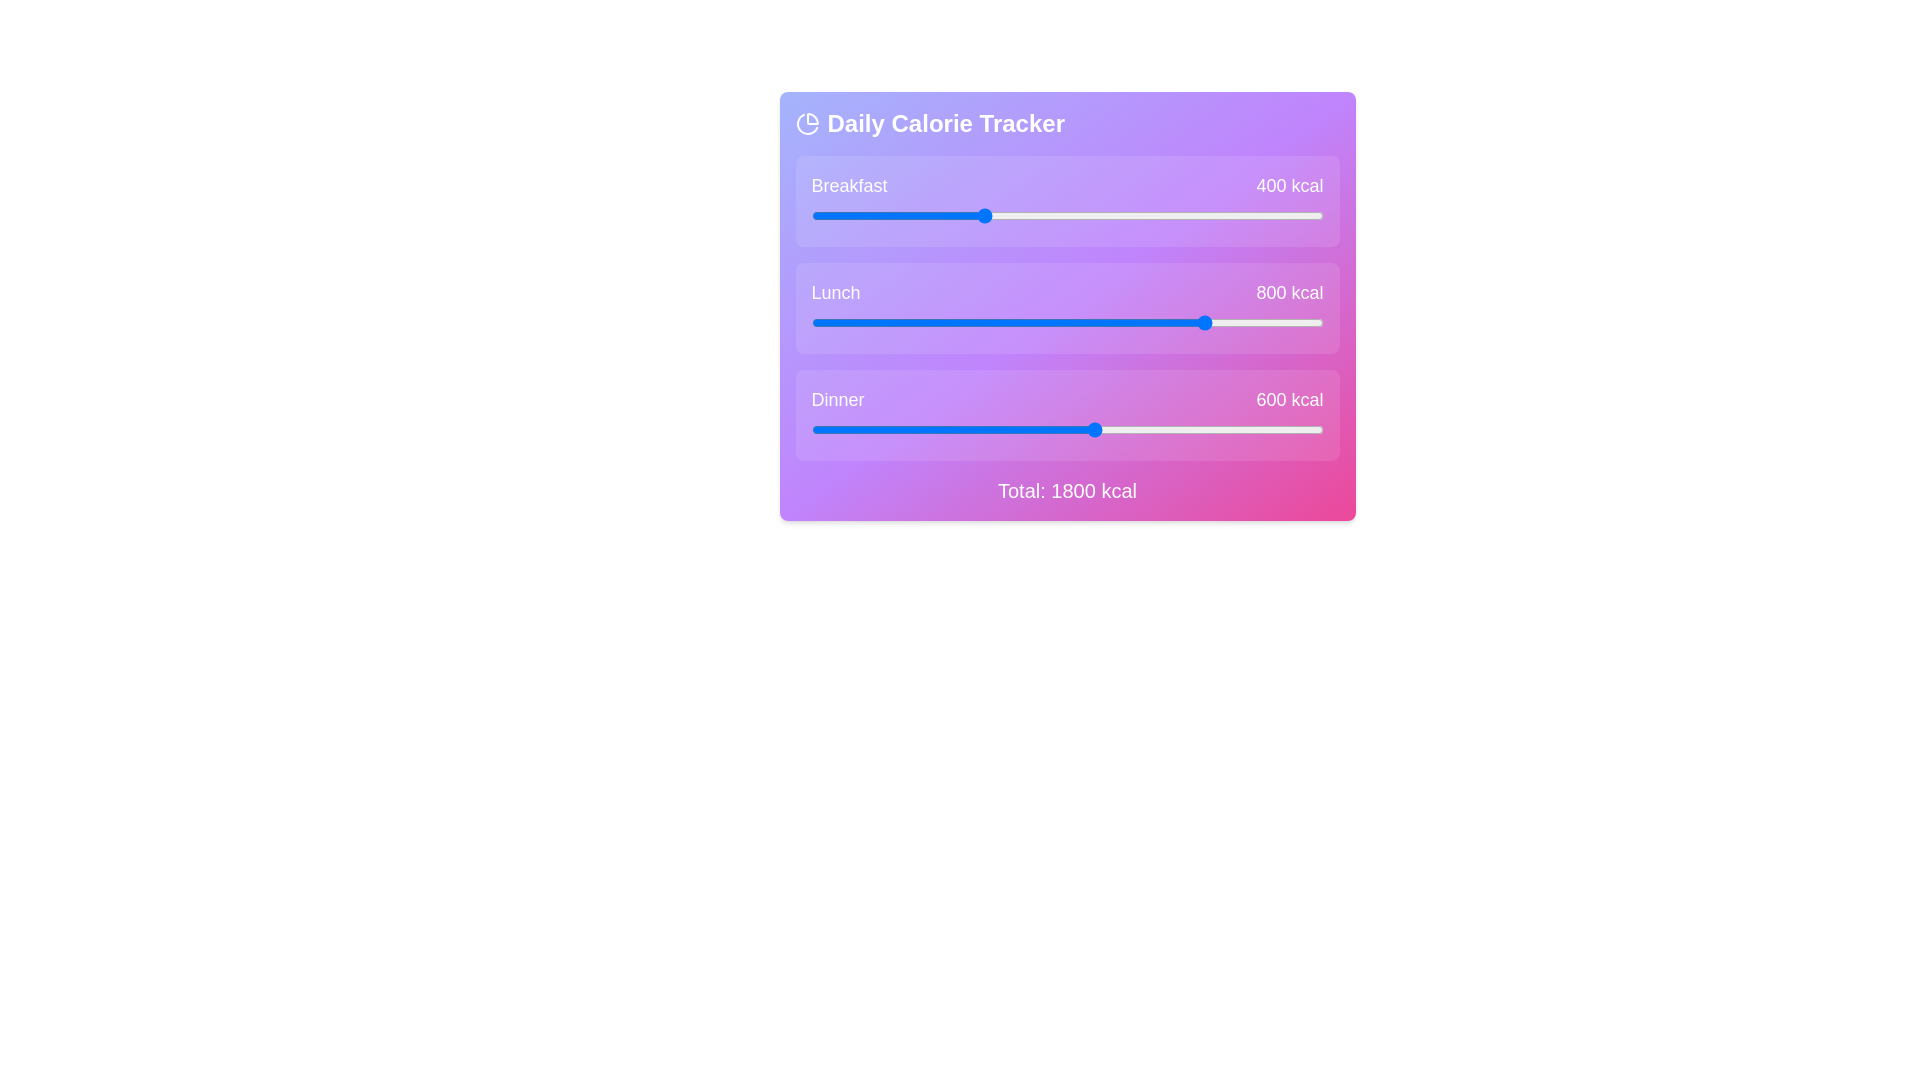 The height and width of the screenshot is (1080, 1920). I want to click on the dinner calorie value, so click(880, 428).